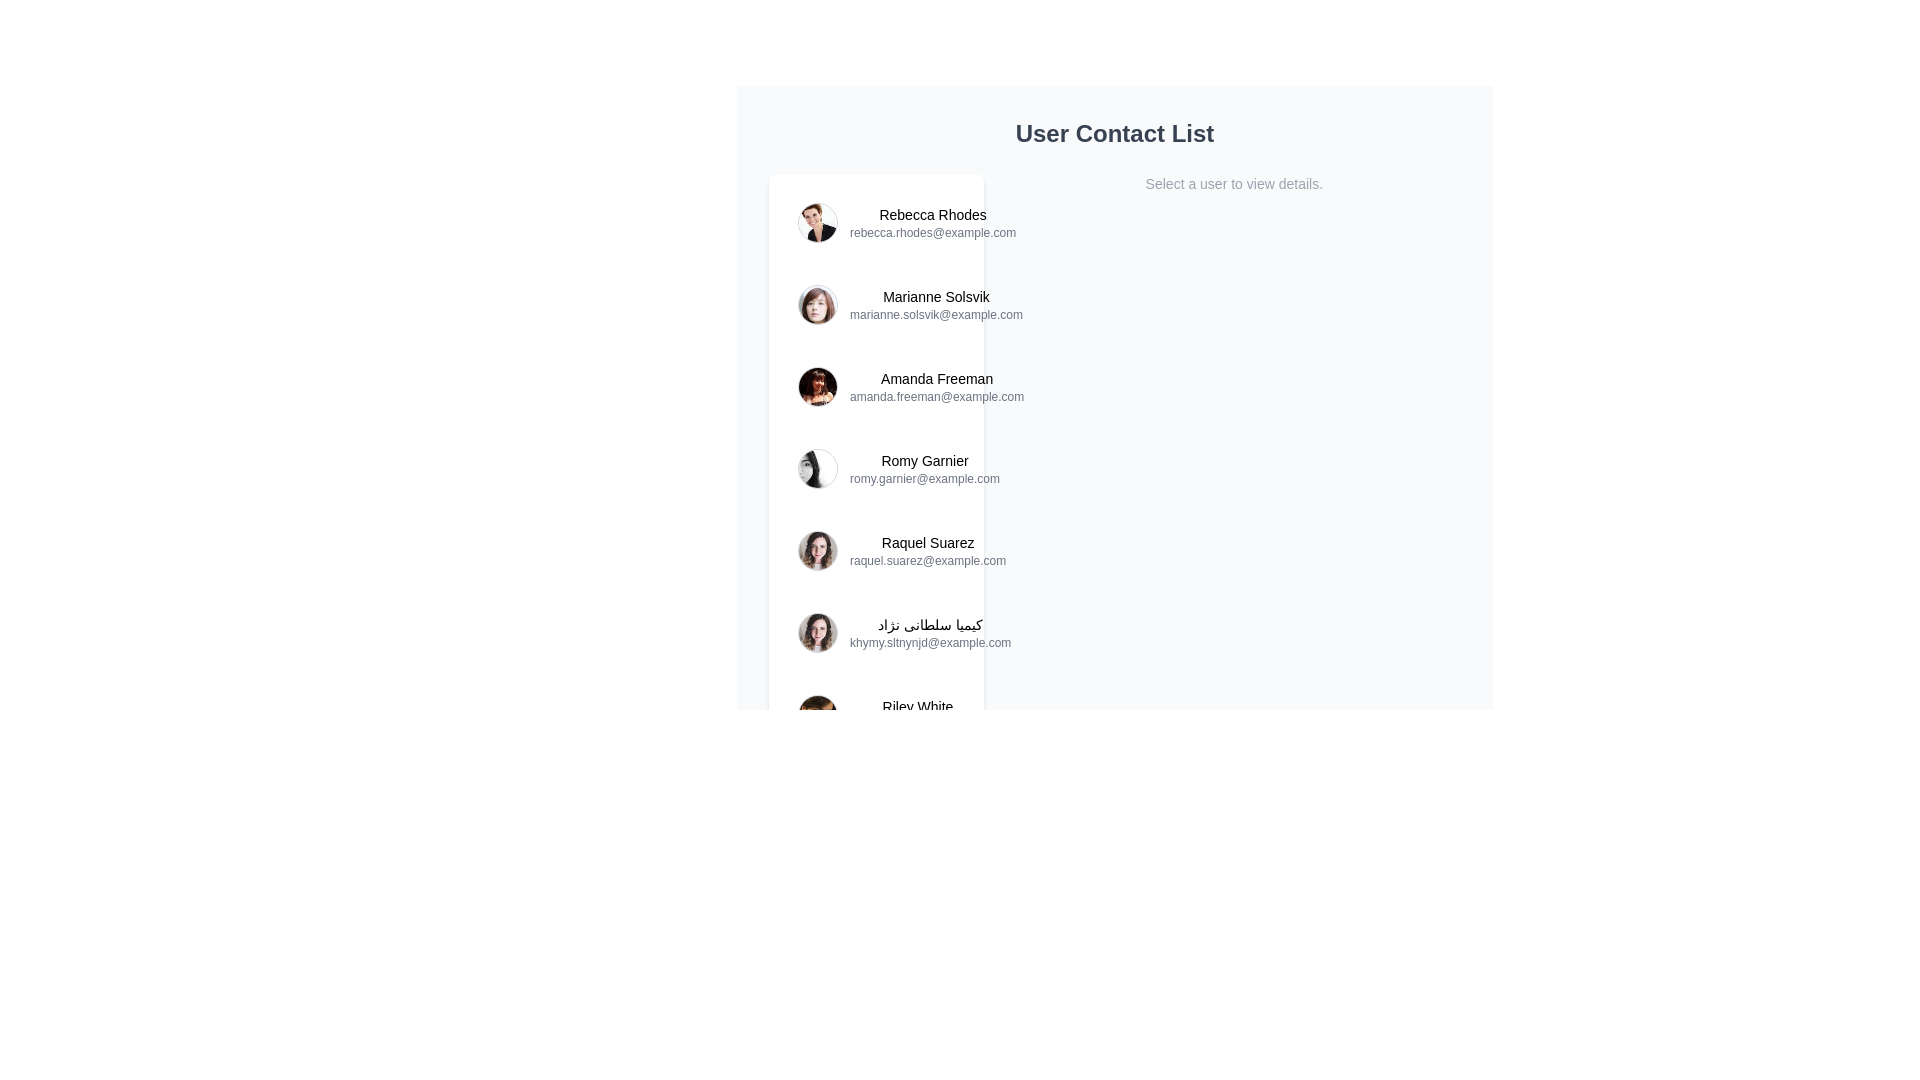 The width and height of the screenshot is (1920, 1080). What do you see at coordinates (875, 304) in the screenshot?
I see `the profile image of the second user contact entry, located between 'Rebecca Rhodes' and 'Amanda Freeman'` at bounding box center [875, 304].